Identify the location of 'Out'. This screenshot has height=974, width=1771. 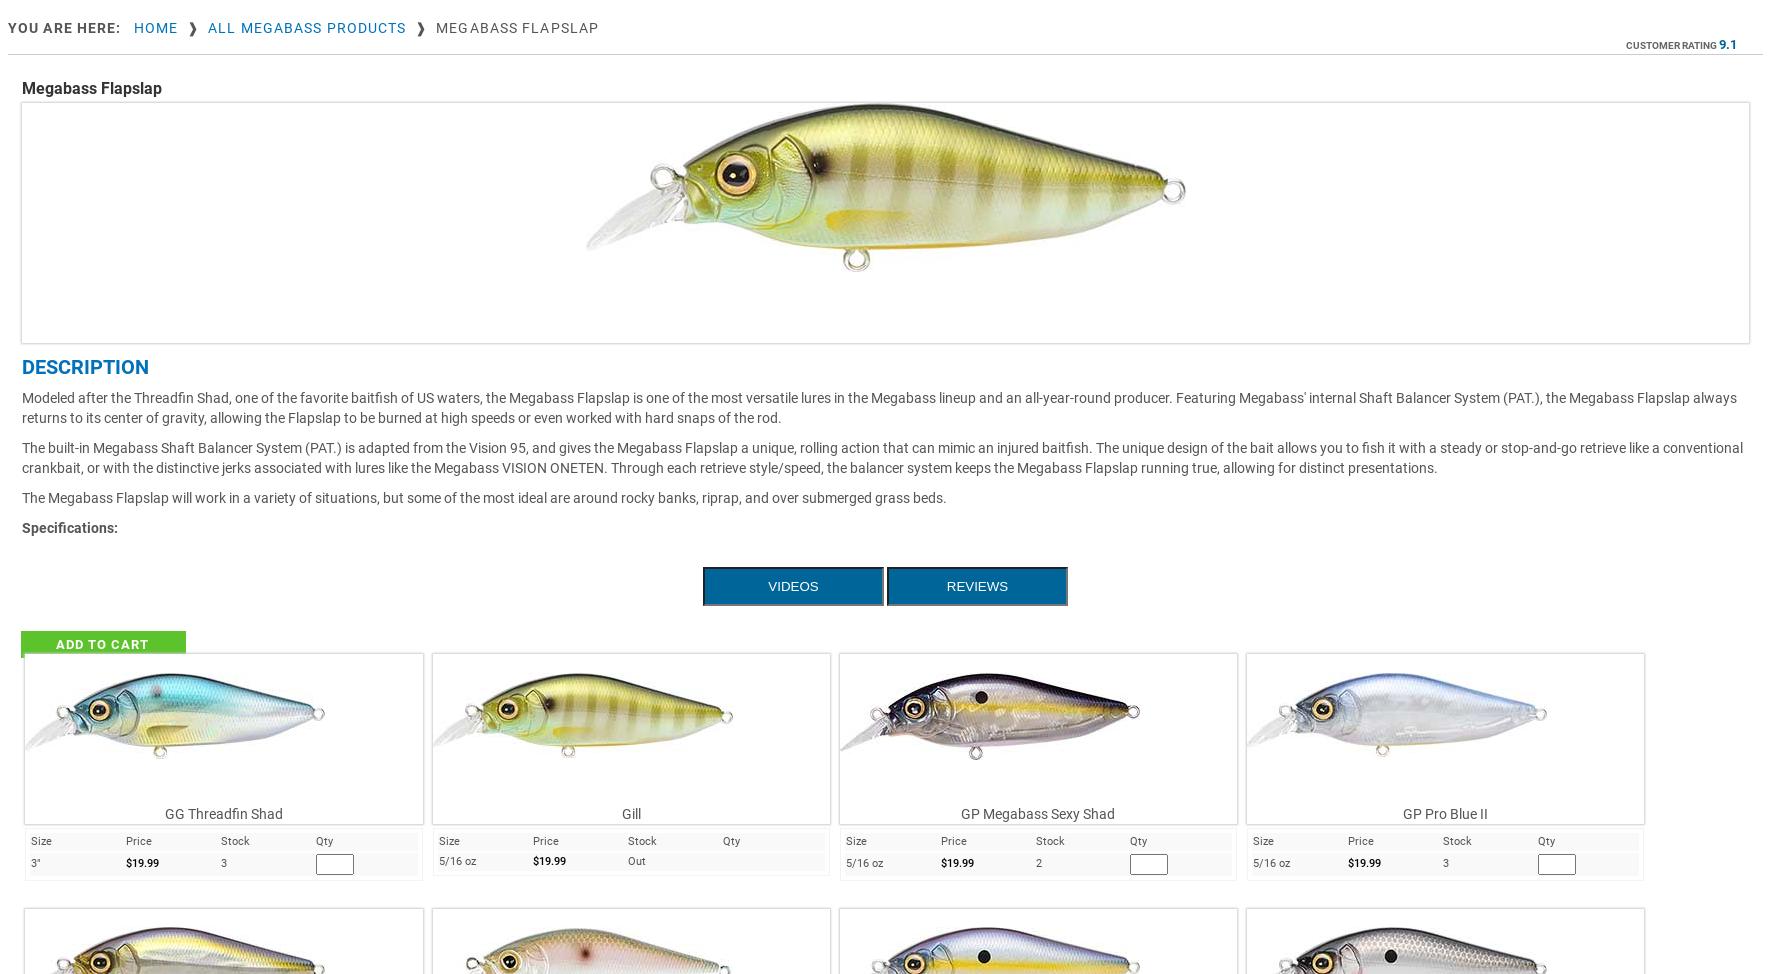
(626, 860).